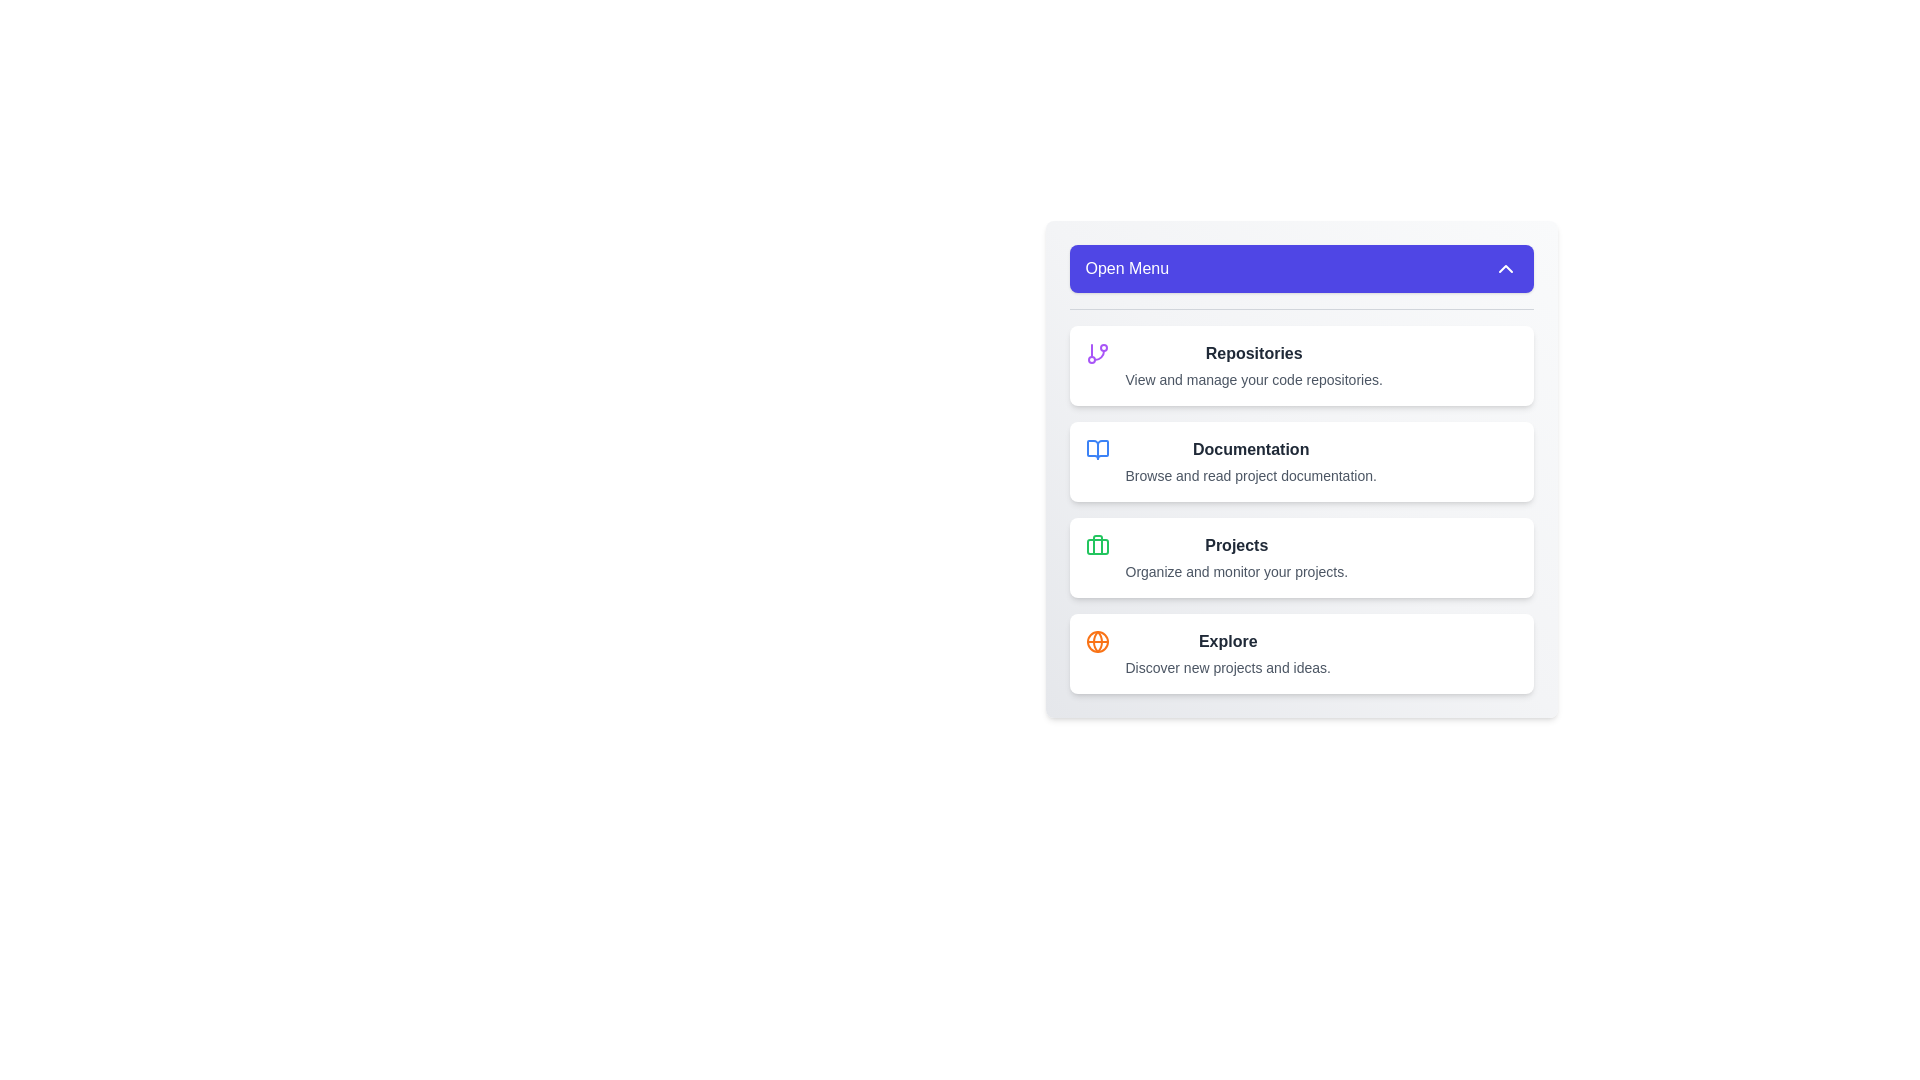  I want to click on the second interactive card in the vertically stacked list that serves as a navigation link to the documentation section, so click(1301, 462).